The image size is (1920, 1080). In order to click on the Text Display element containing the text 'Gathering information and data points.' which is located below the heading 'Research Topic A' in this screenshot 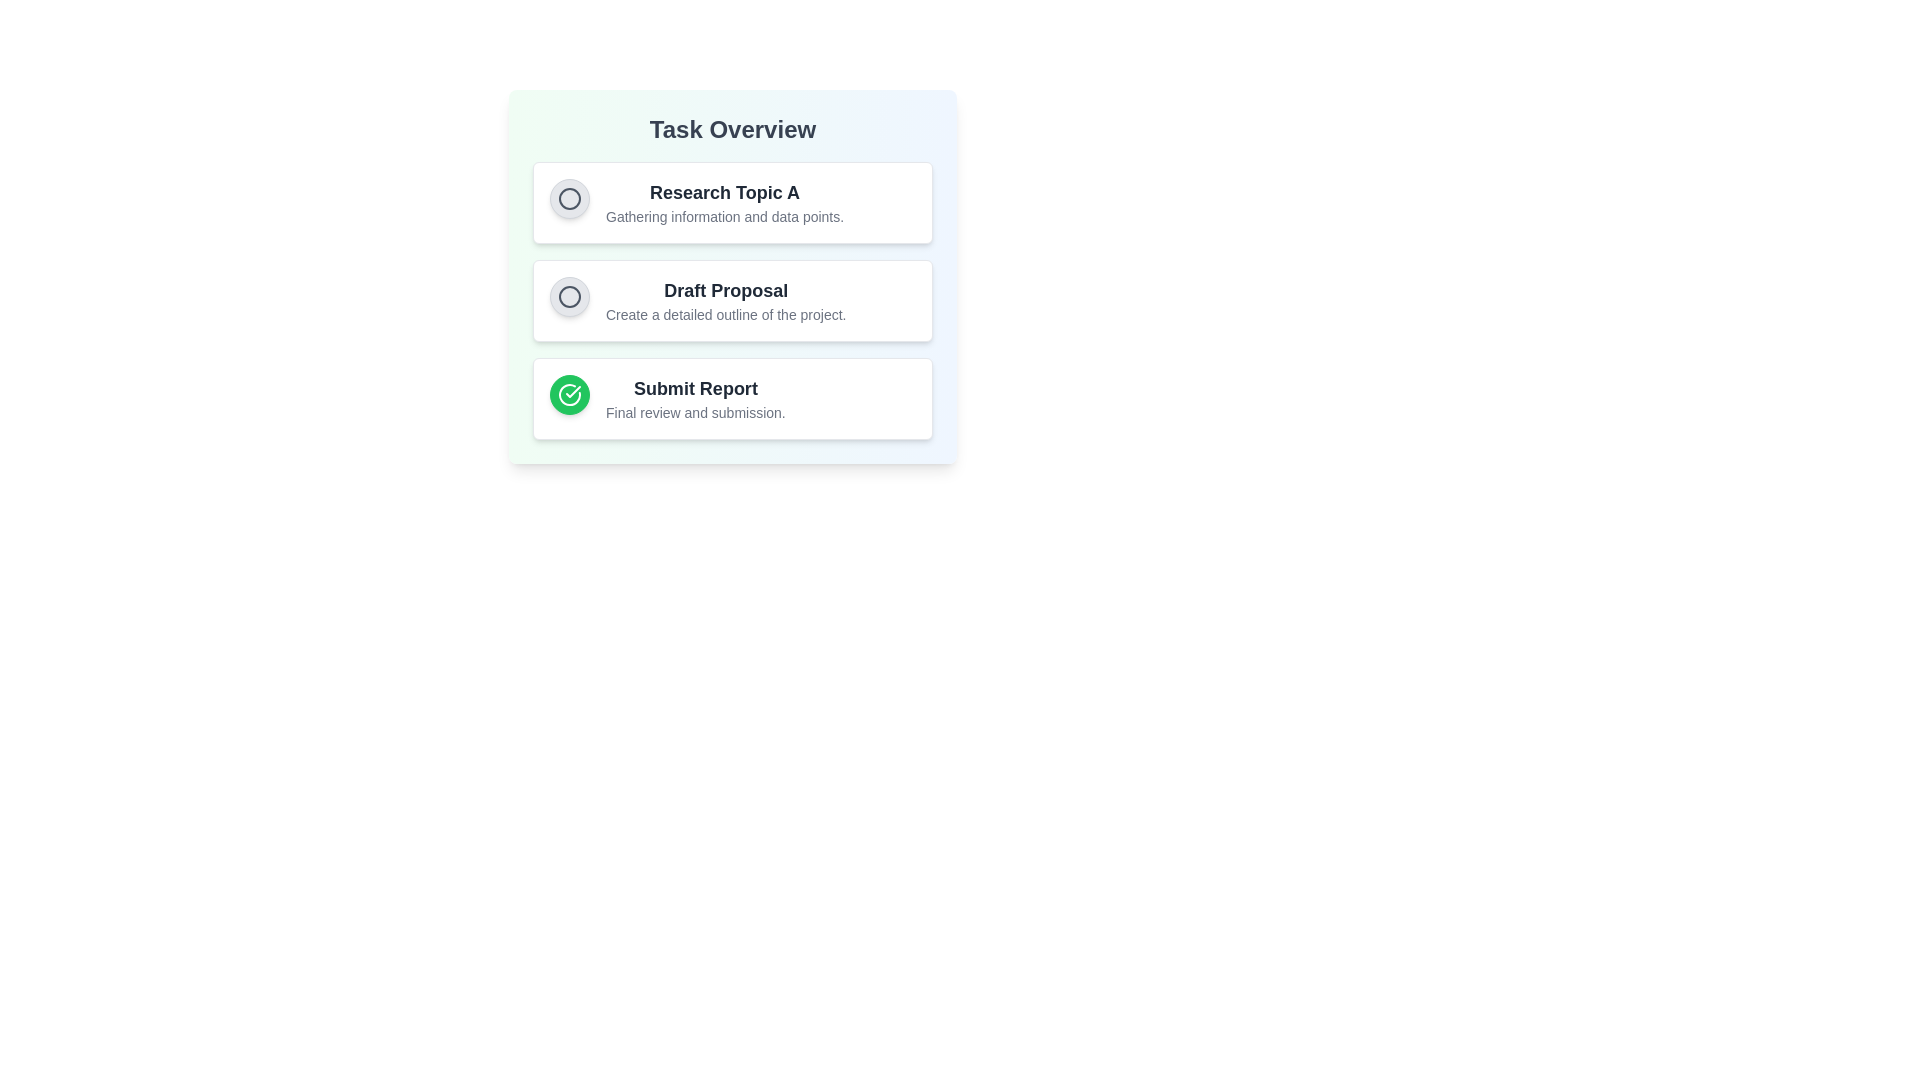, I will do `click(723, 216)`.